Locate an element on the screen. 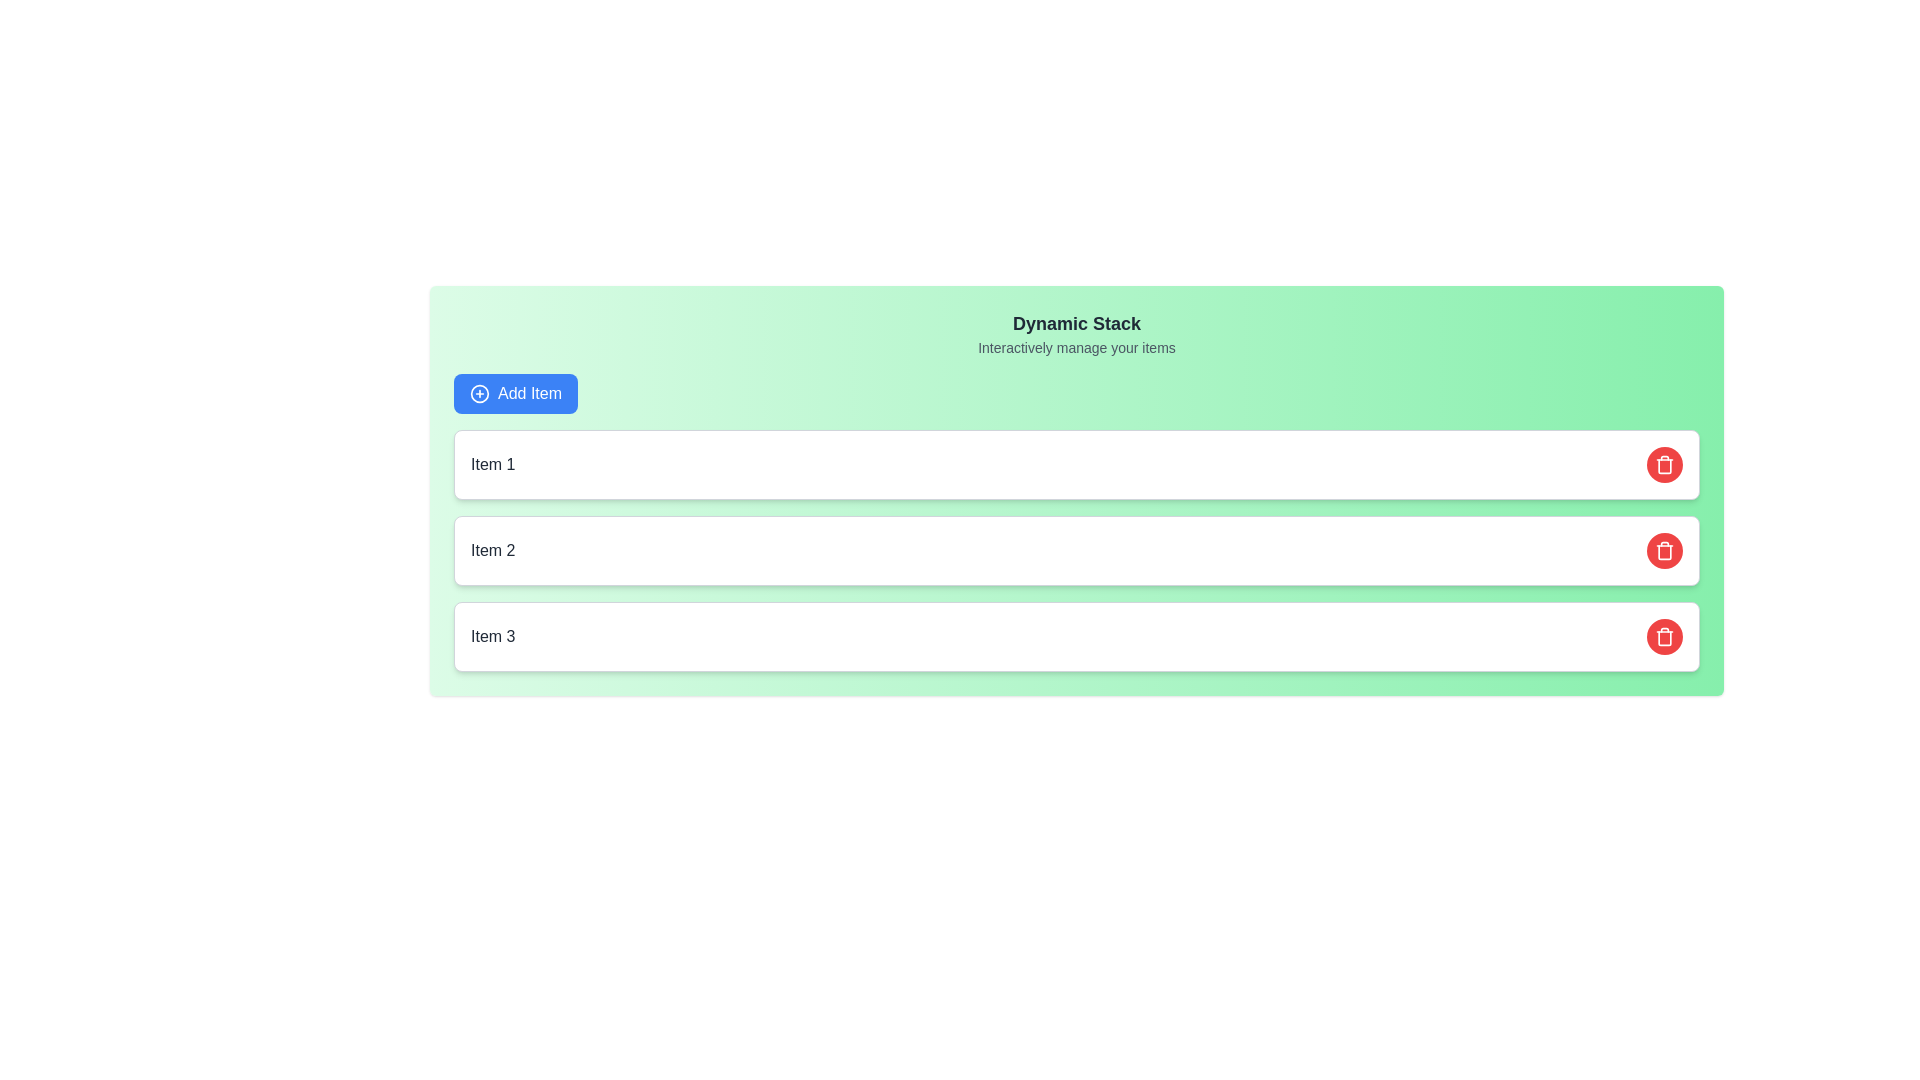 The image size is (1920, 1080). the static text label that displays the name of an item in the second card below the 'Add Item' button is located at coordinates (493, 551).